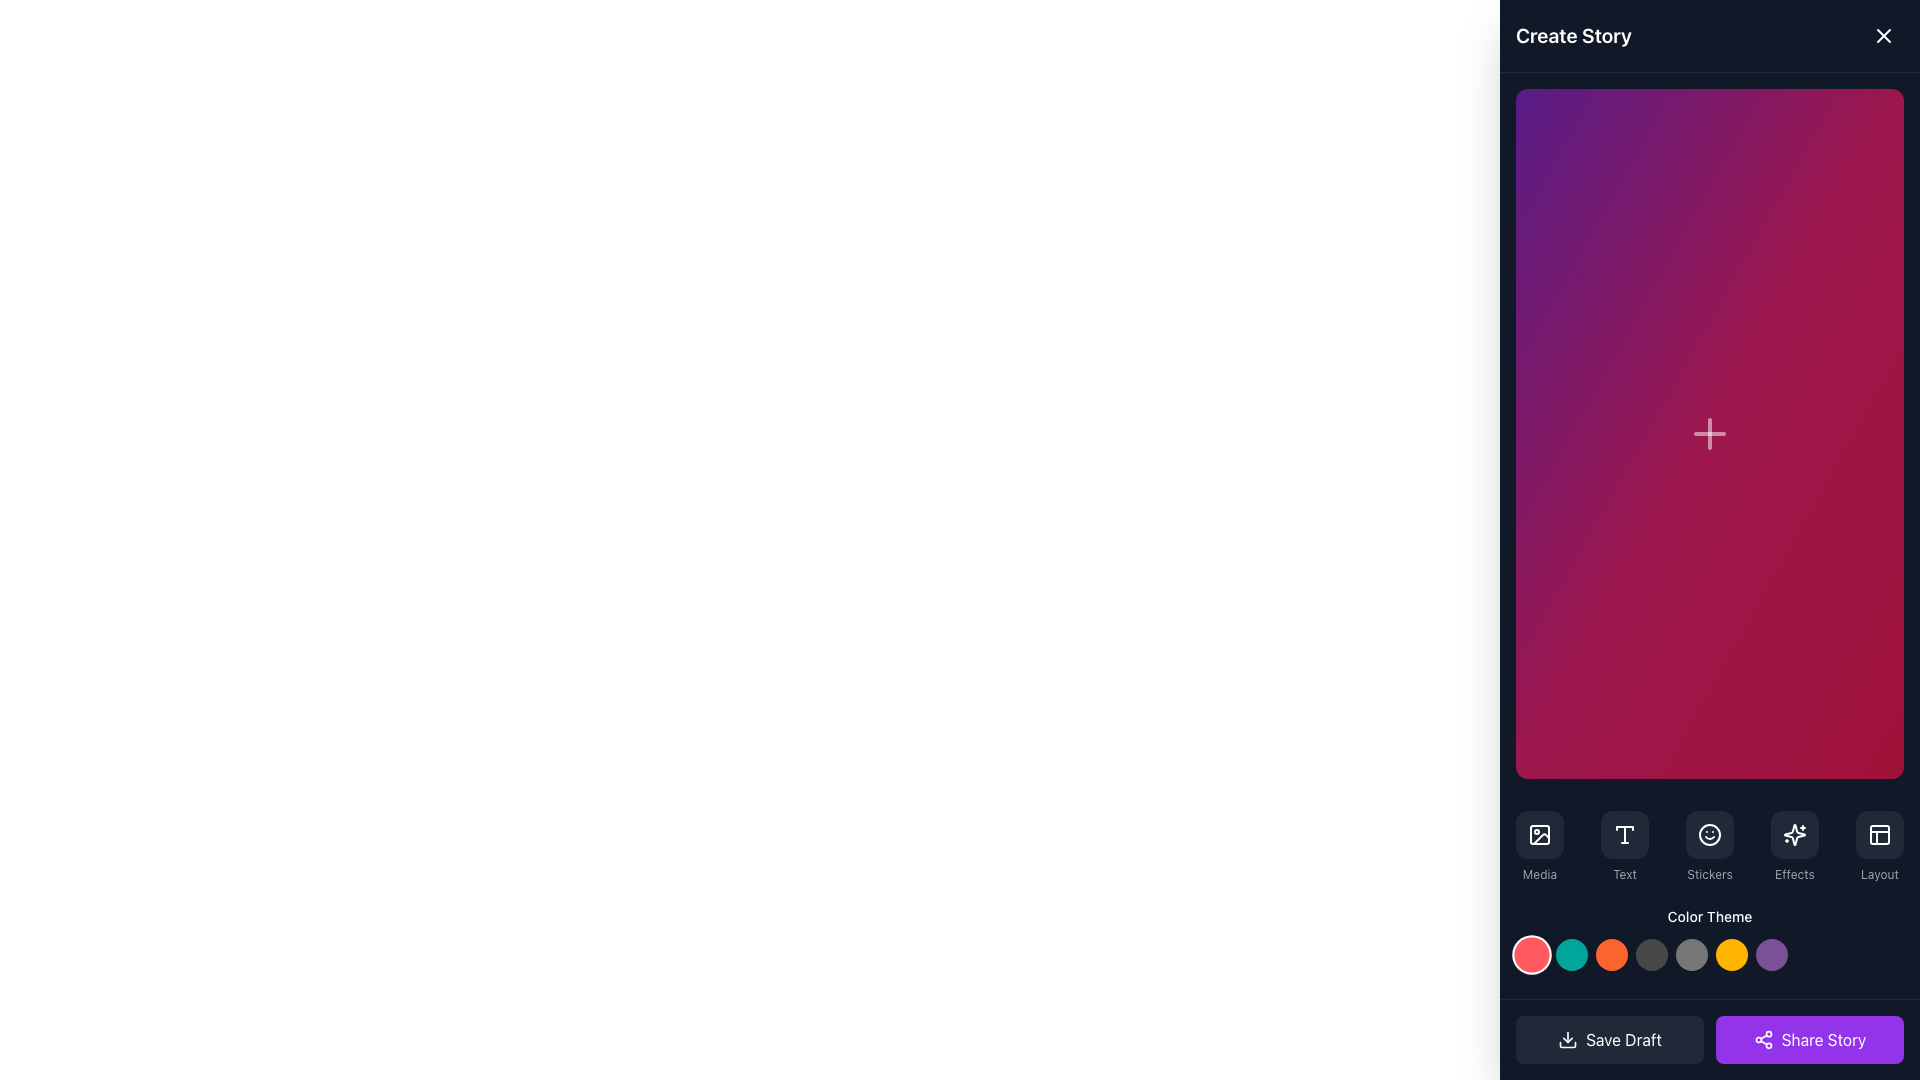 The image size is (1920, 1080). Describe the element at coordinates (1882, 35) in the screenshot. I see `the close button represented by an 'X' icon in the top-right corner of the 'Create Story' panel to trigger the hover effect` at that location.